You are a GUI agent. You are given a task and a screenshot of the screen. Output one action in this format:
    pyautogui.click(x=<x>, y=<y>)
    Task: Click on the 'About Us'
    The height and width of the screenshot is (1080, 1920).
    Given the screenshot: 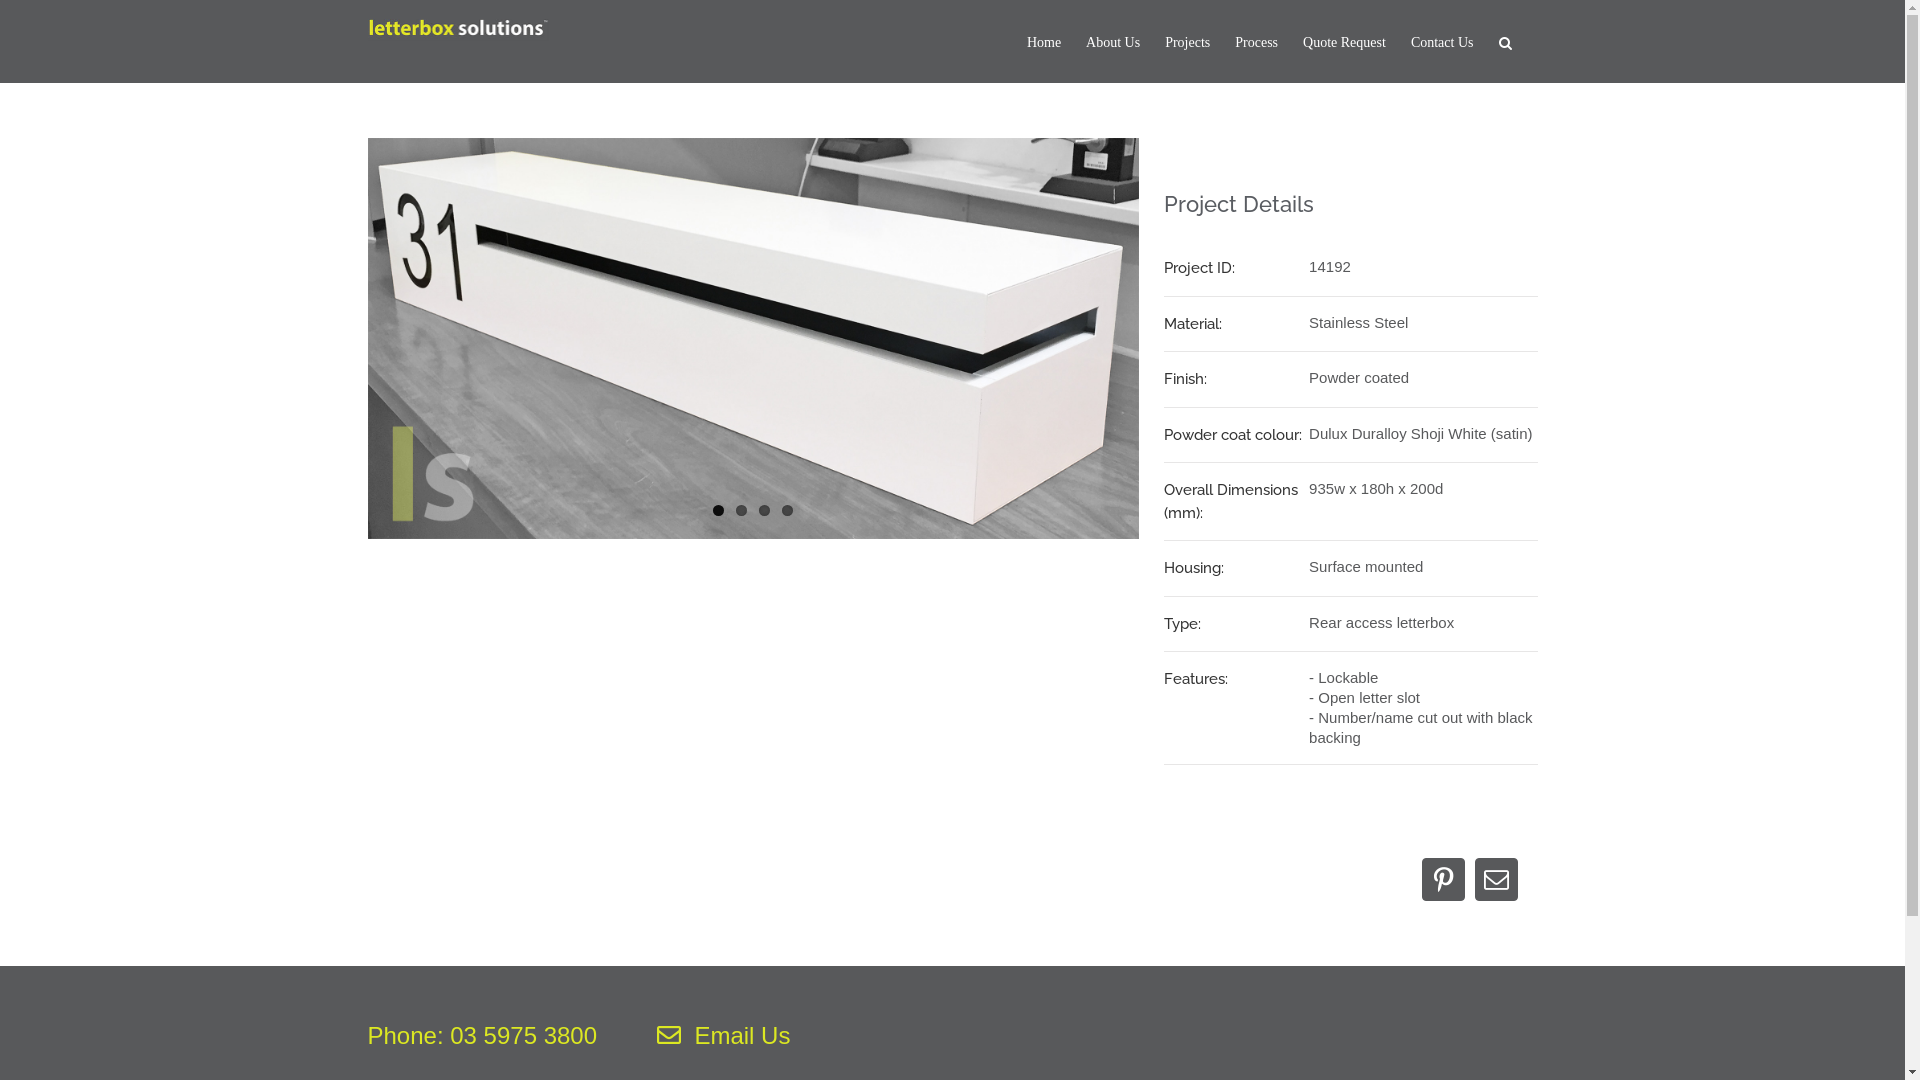 What is the action you would take?
    pyautogui.click(x=1112, y=41)
    